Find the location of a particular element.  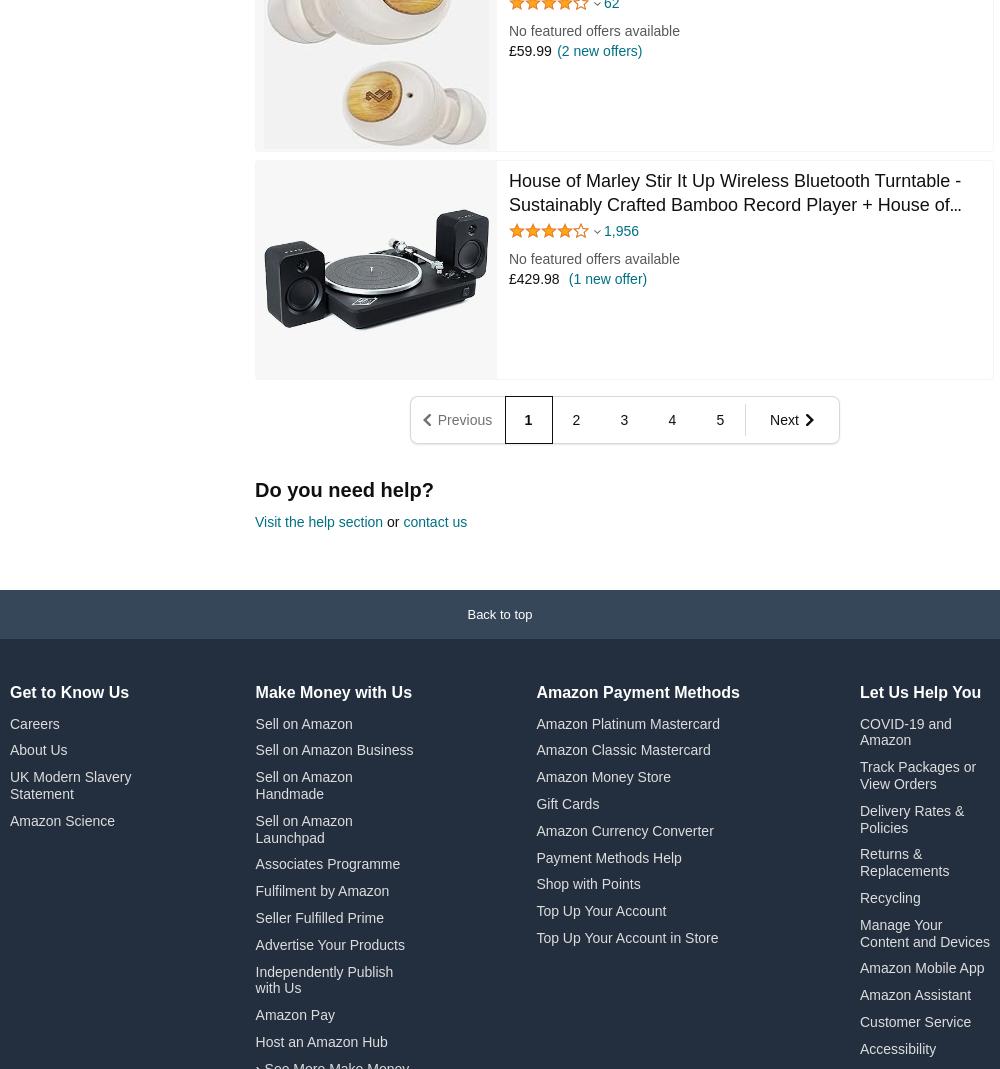

'£429.98' is located at coordinates (534, 277).